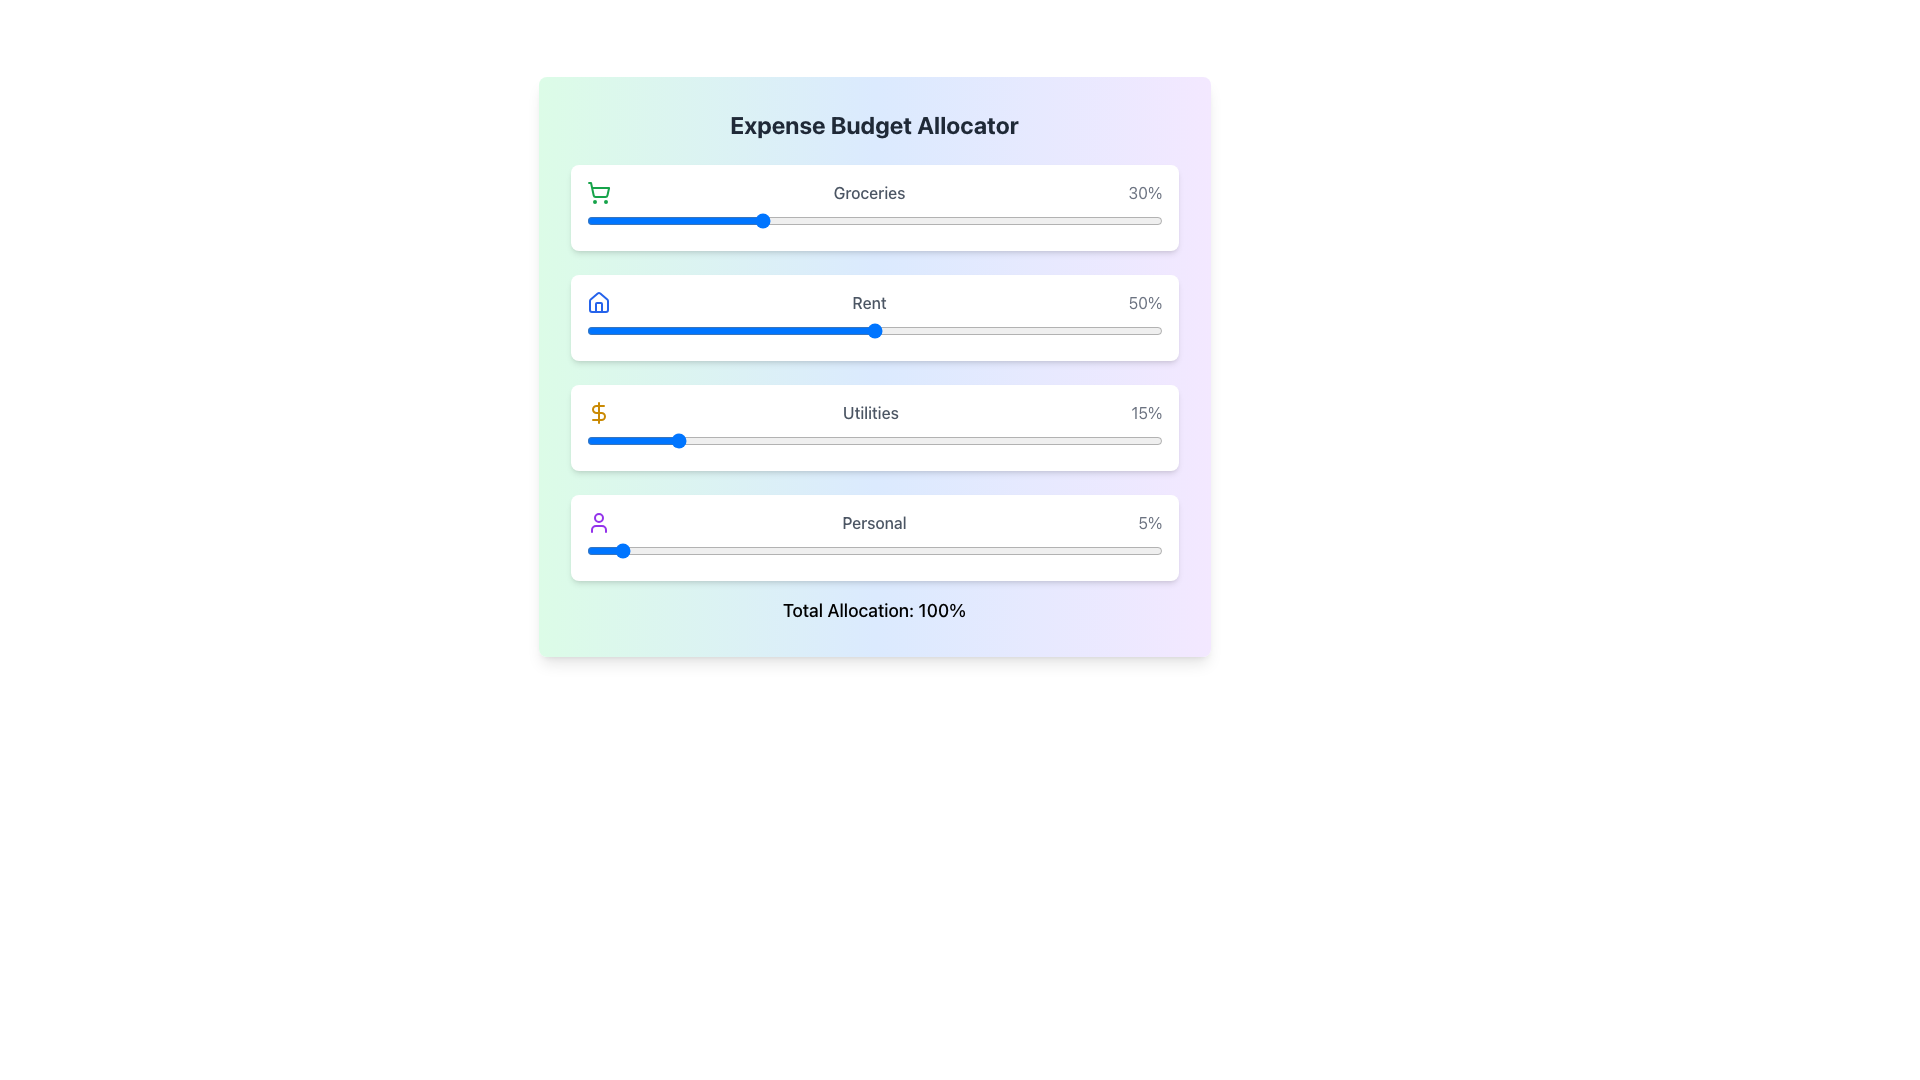 The width and height of the screenshot is (1920, 1080). Describe the element at coordinates (874, 330) in the screenshot. I see `the range slider located in the 'Rent' category section below the 'Rent' text and '50%' percentage` at that location.